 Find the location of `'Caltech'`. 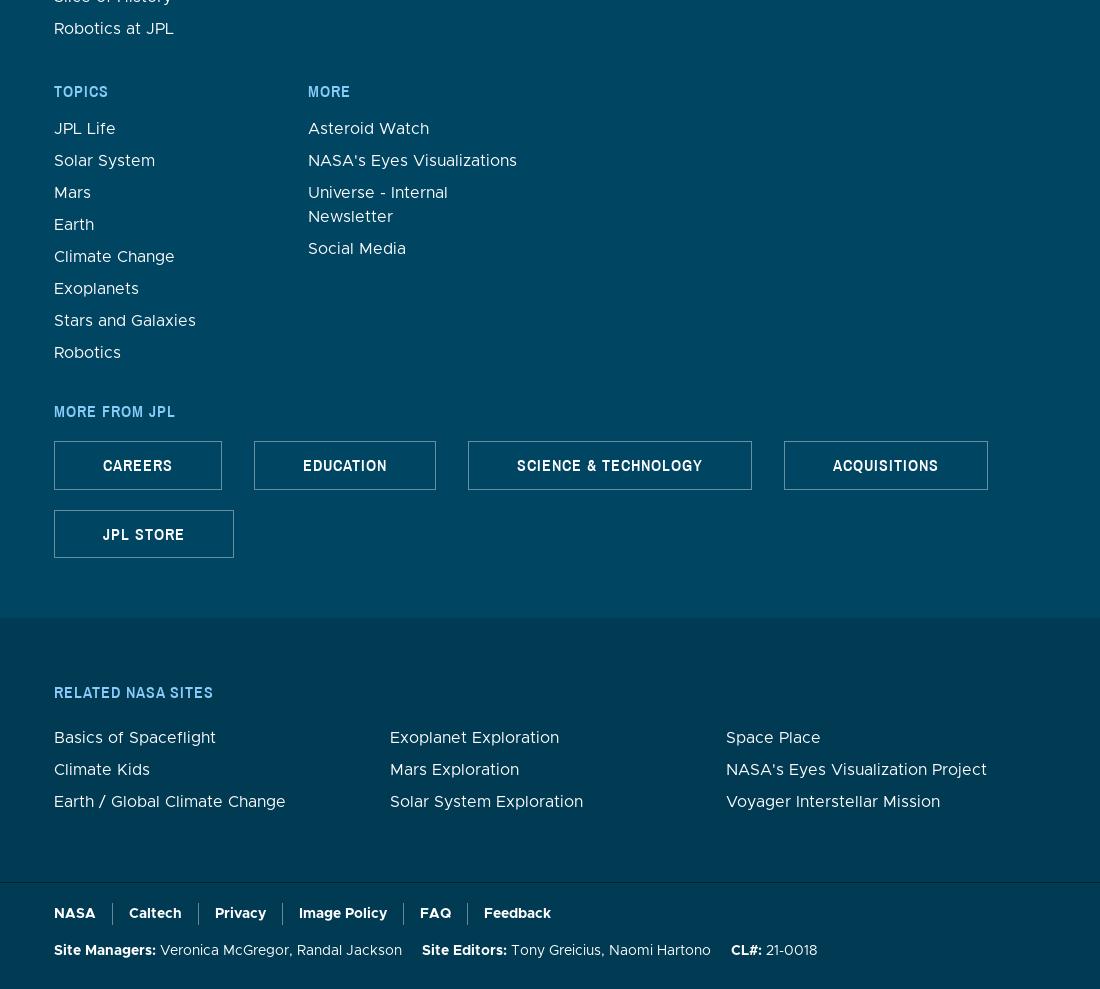

'Caltech' is located at coordinates (154, 912).